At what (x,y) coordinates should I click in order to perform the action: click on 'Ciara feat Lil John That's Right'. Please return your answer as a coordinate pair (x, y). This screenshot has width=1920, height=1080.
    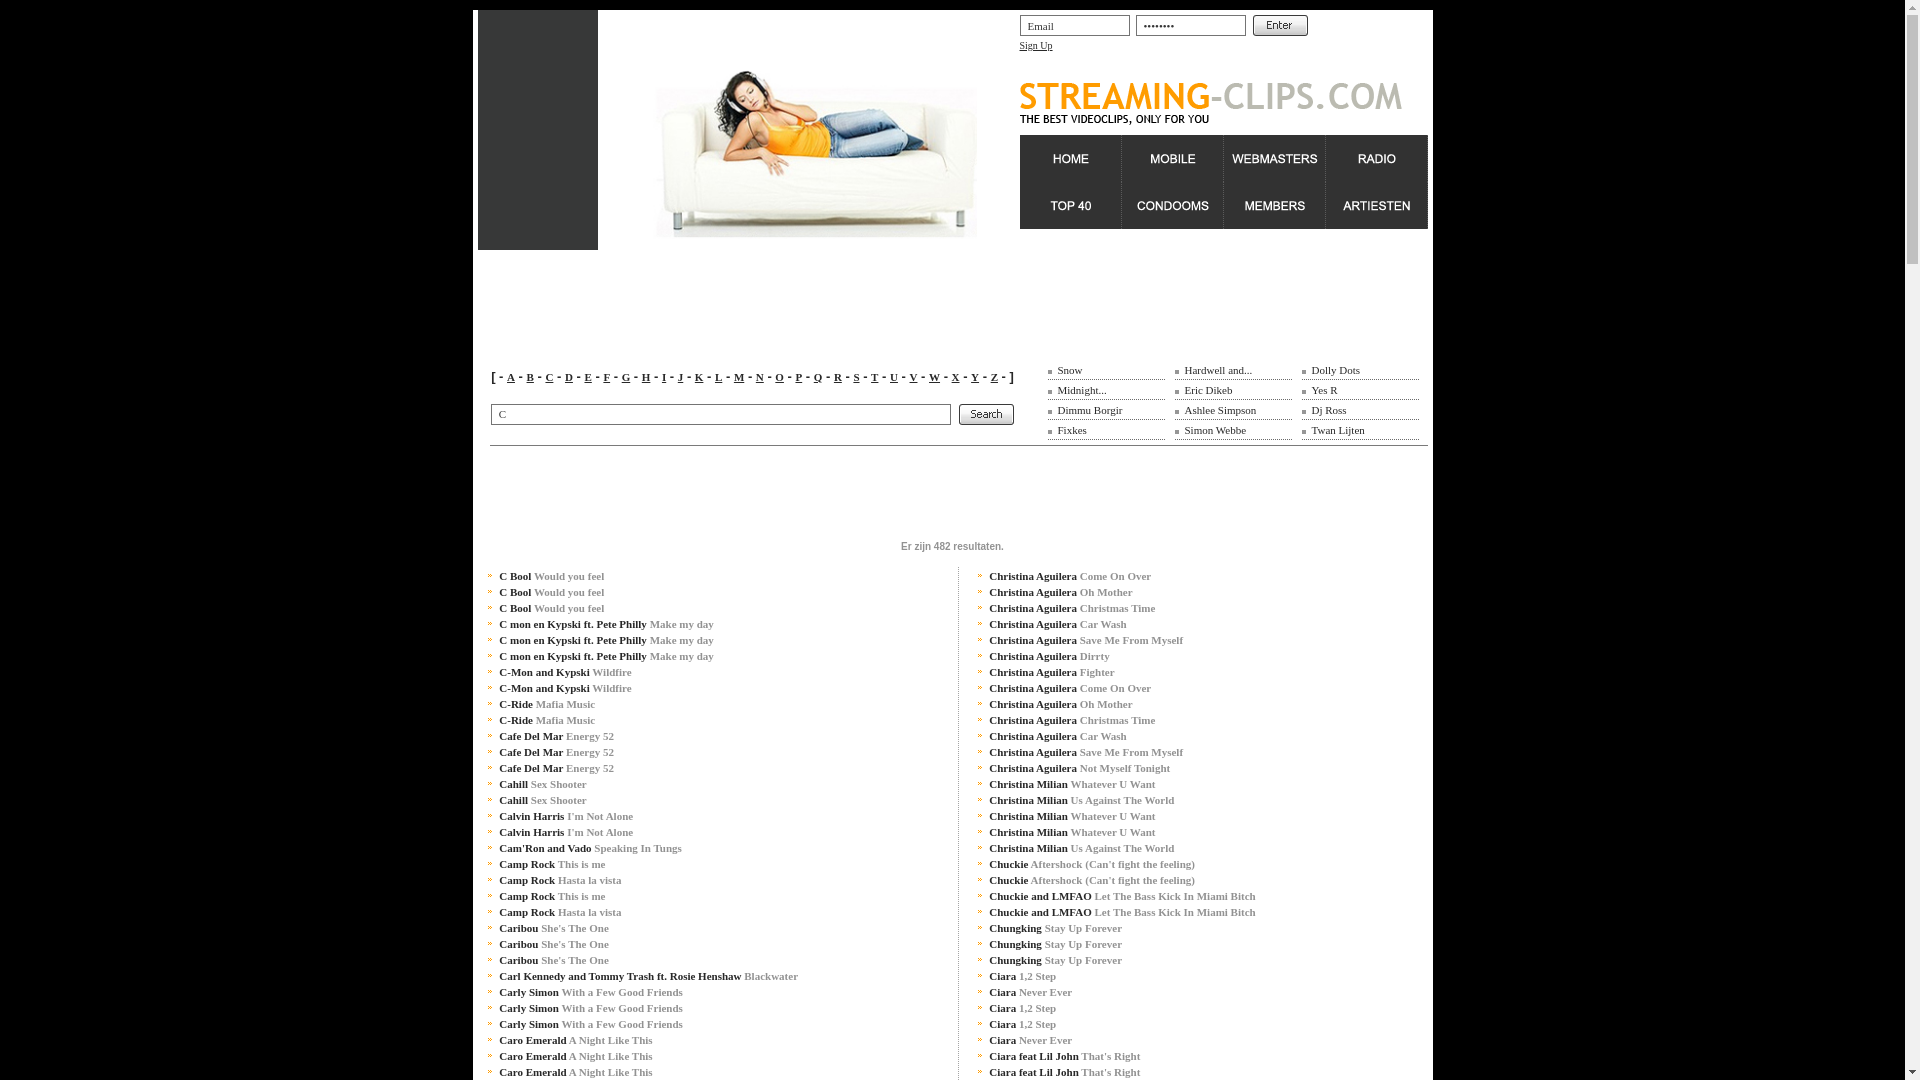
    Looking at the image, I should click on (1063, 1071).